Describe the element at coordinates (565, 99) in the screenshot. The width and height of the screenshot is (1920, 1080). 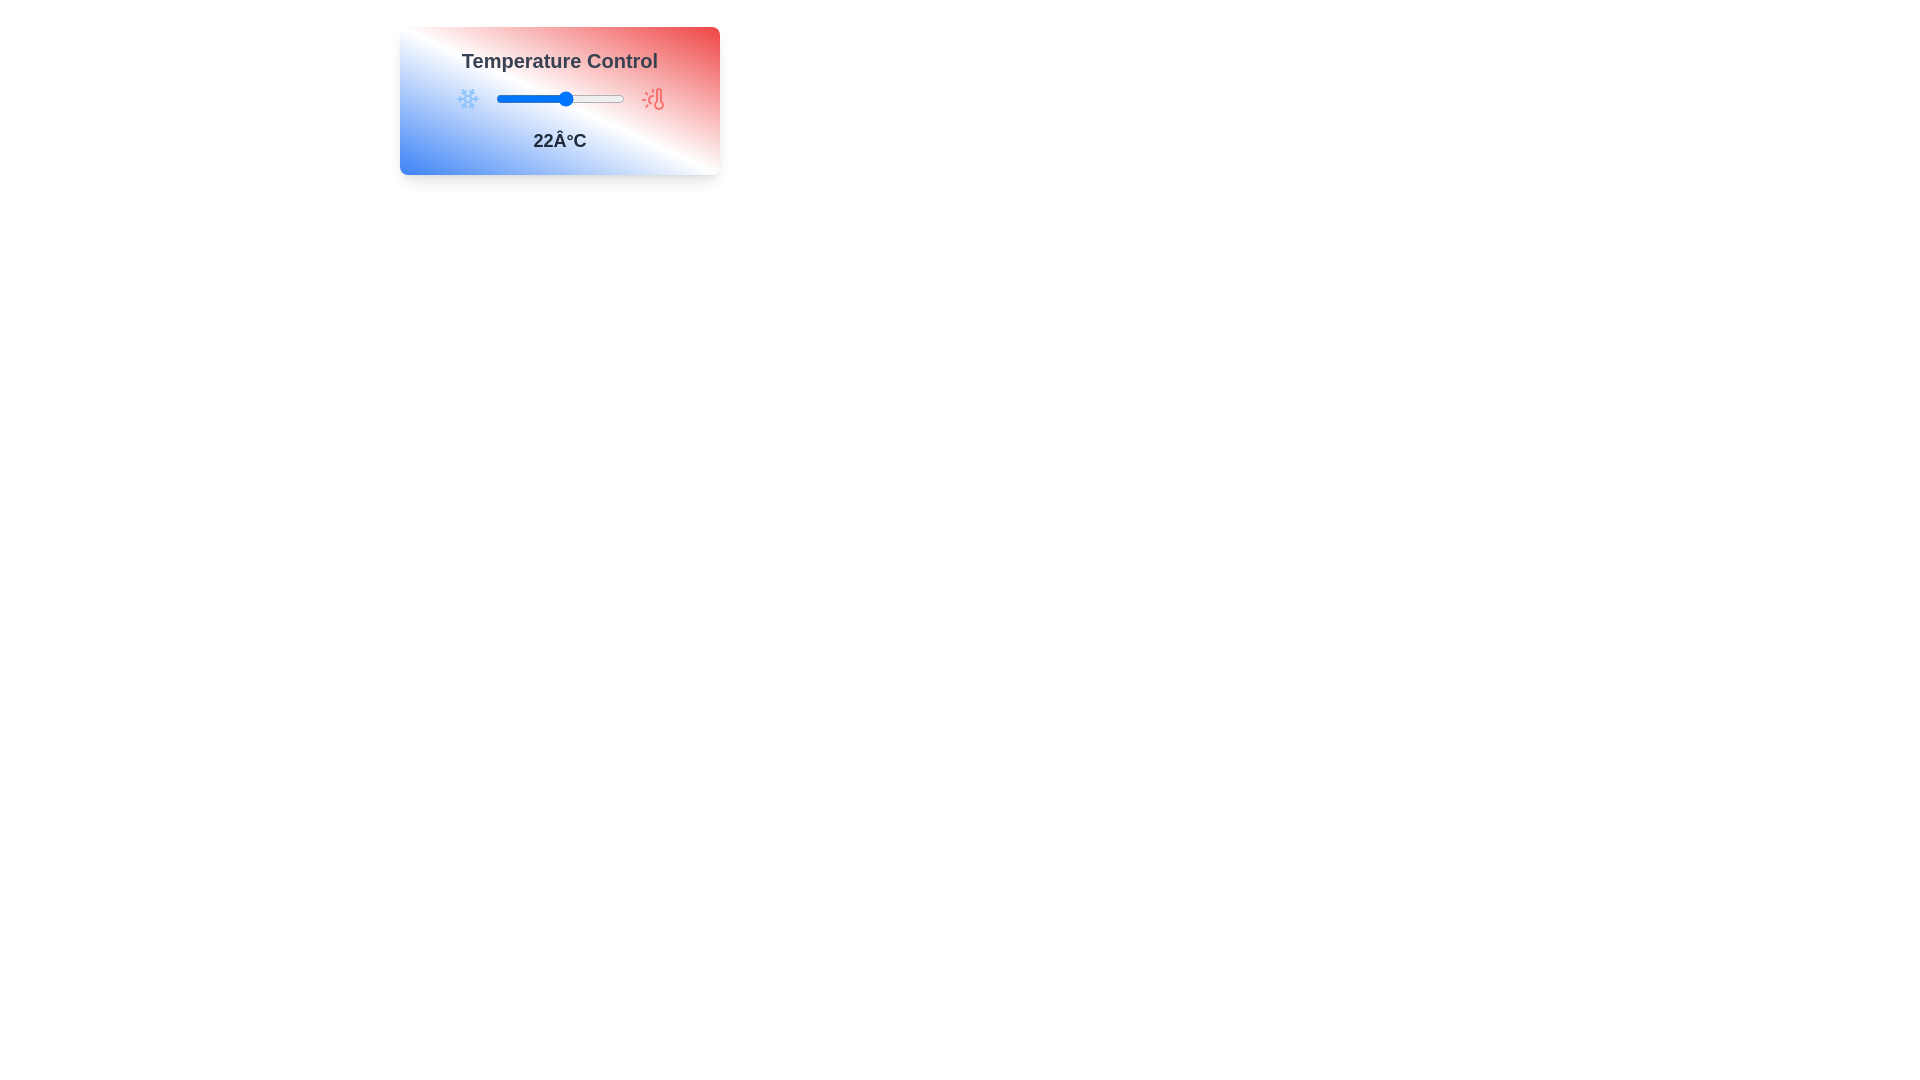
I see `the temperature slider to set the temperature to 22°C` at that location.